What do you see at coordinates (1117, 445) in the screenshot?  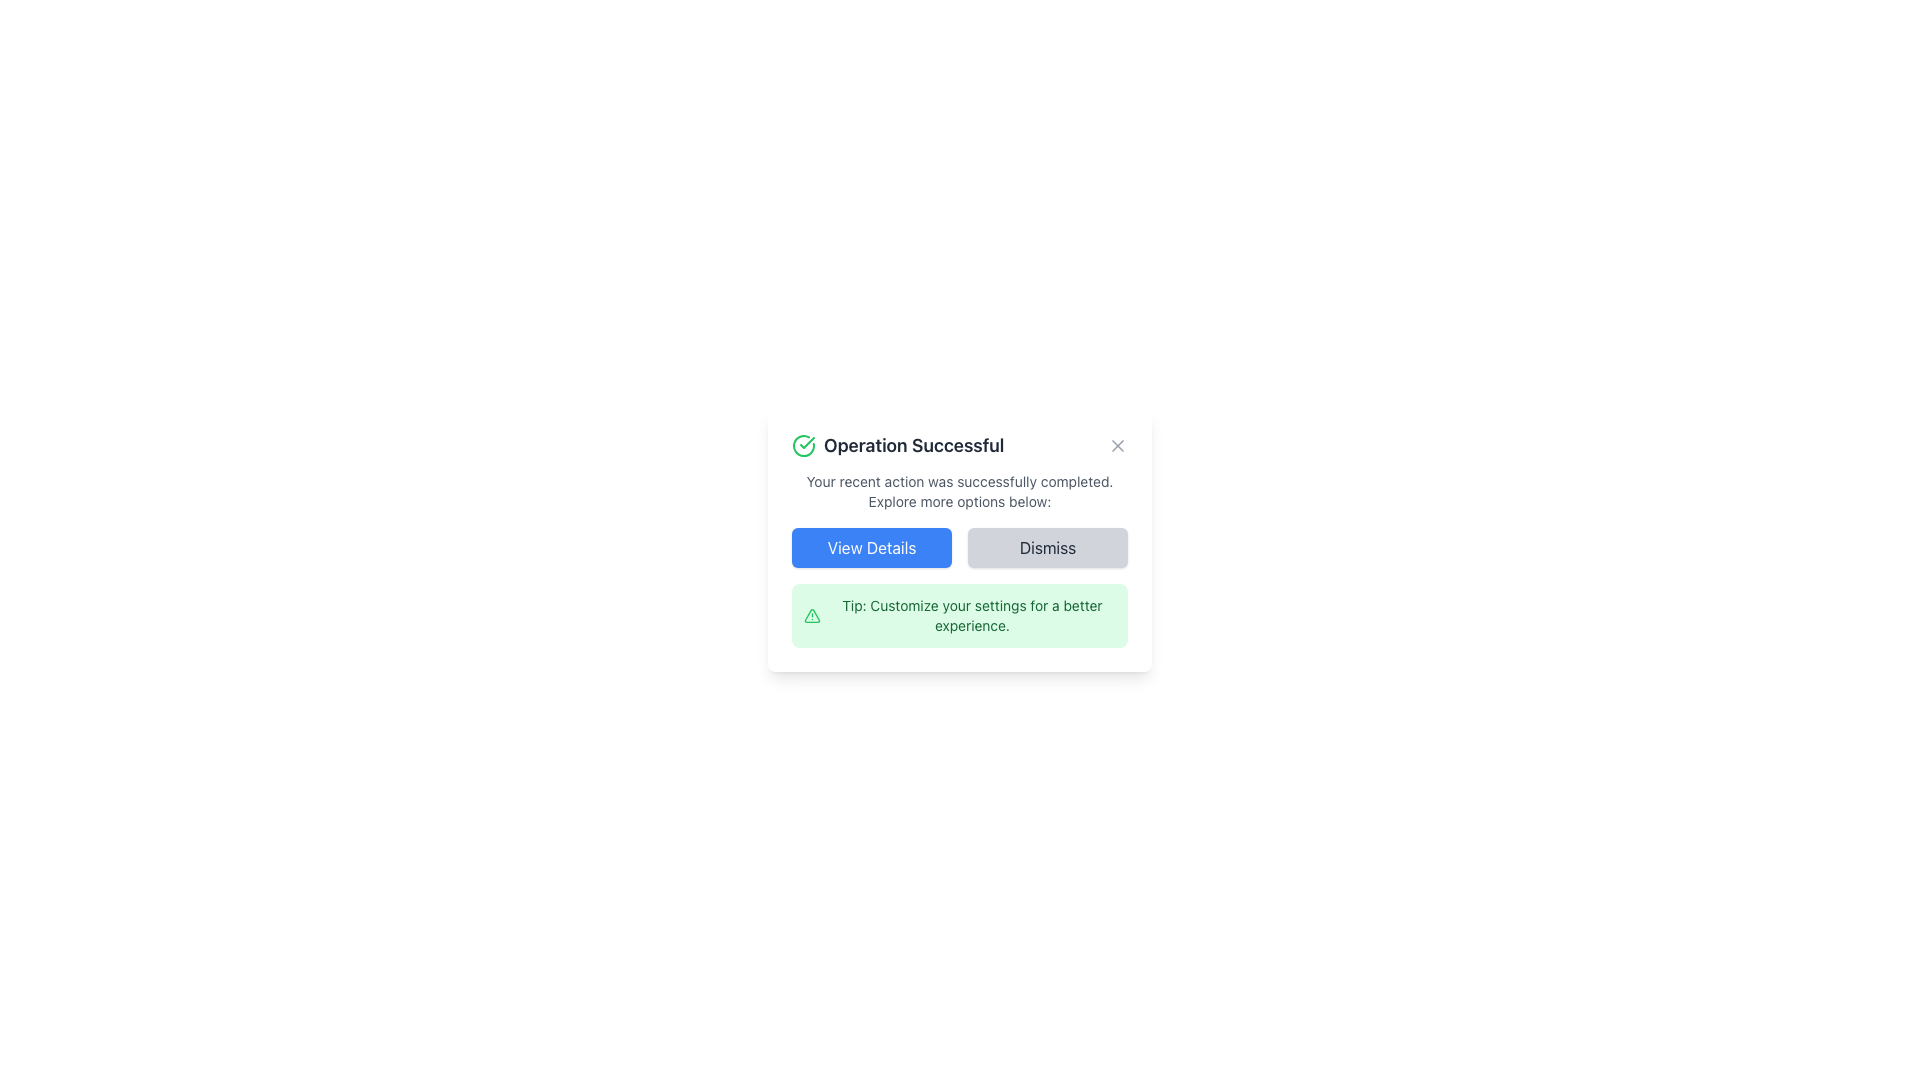 I see `the dismiss button represented by an 'X' icon located at the top-right corner of the notification card with the message 'Operation Successful'` at bounding box center [1117, 445].